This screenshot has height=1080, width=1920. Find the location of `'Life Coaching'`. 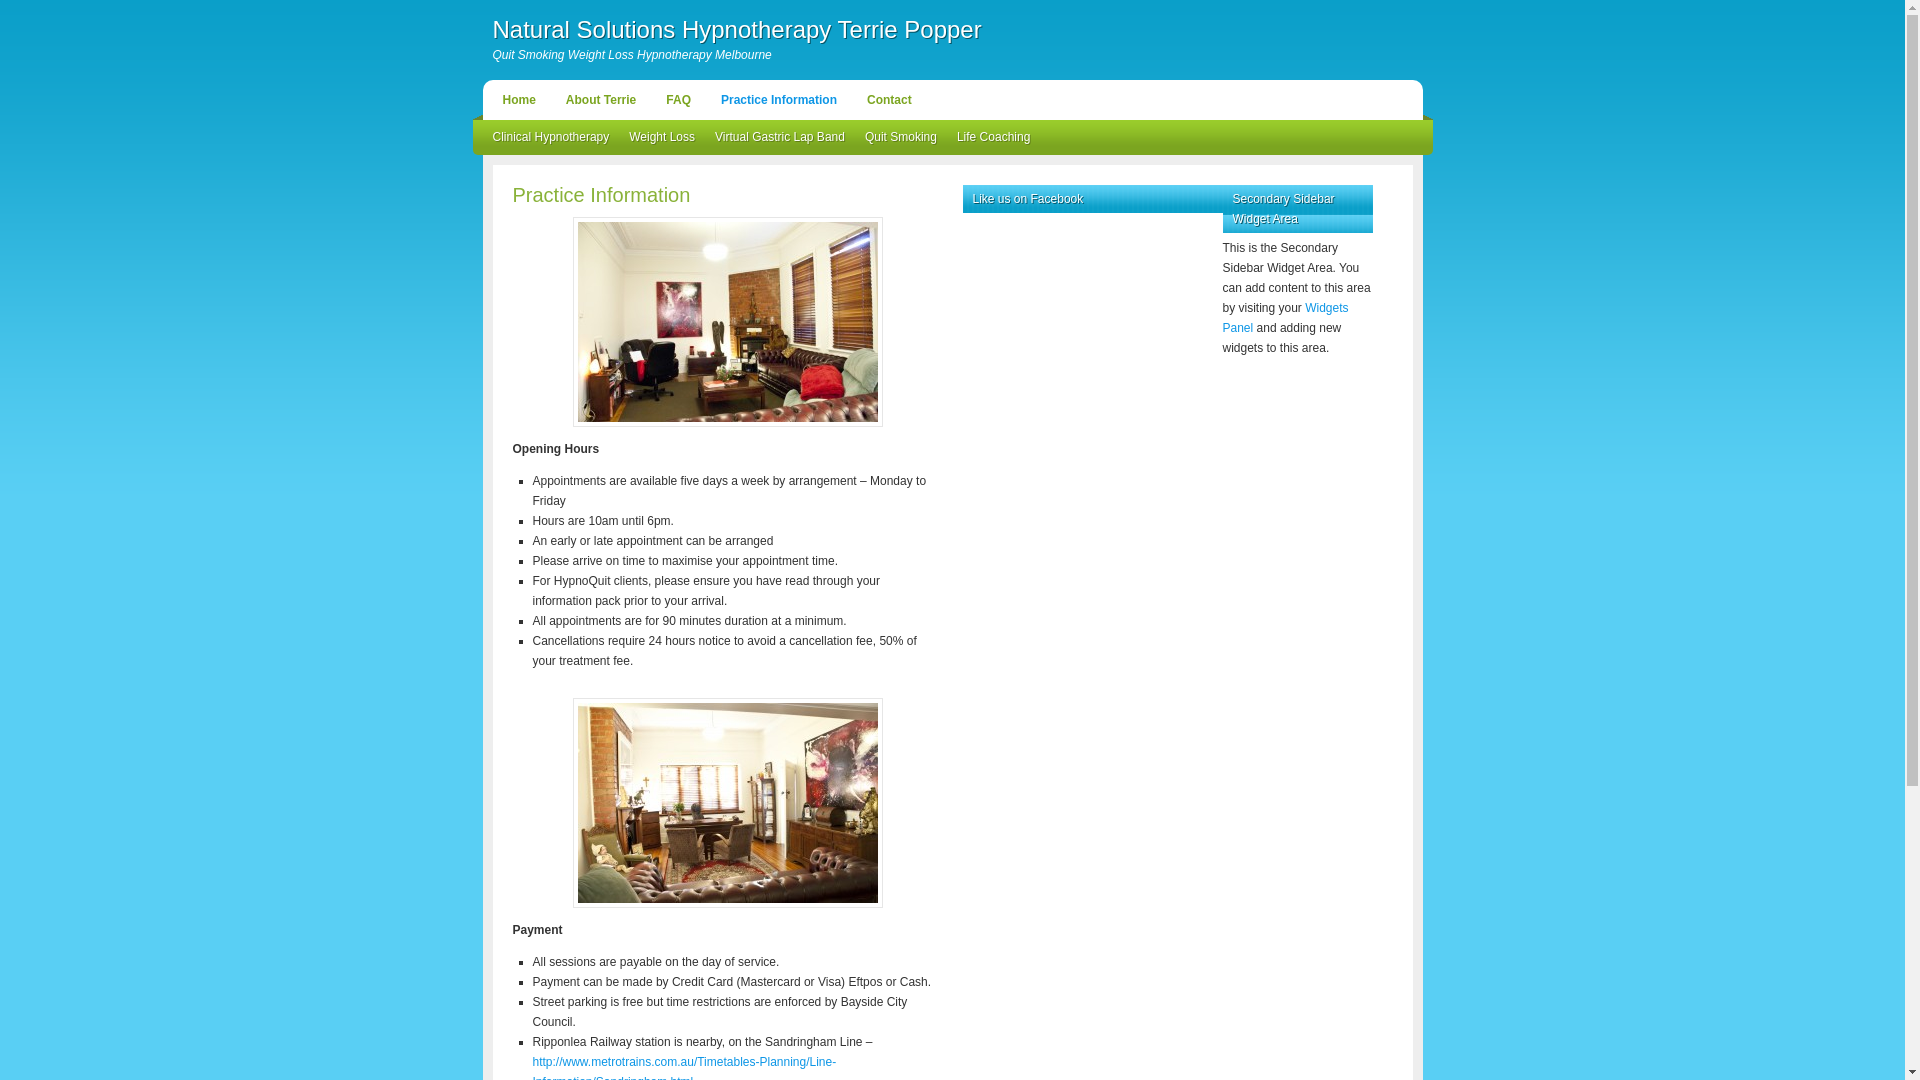

'Life Coaching' is located at coordinates (993, 136).